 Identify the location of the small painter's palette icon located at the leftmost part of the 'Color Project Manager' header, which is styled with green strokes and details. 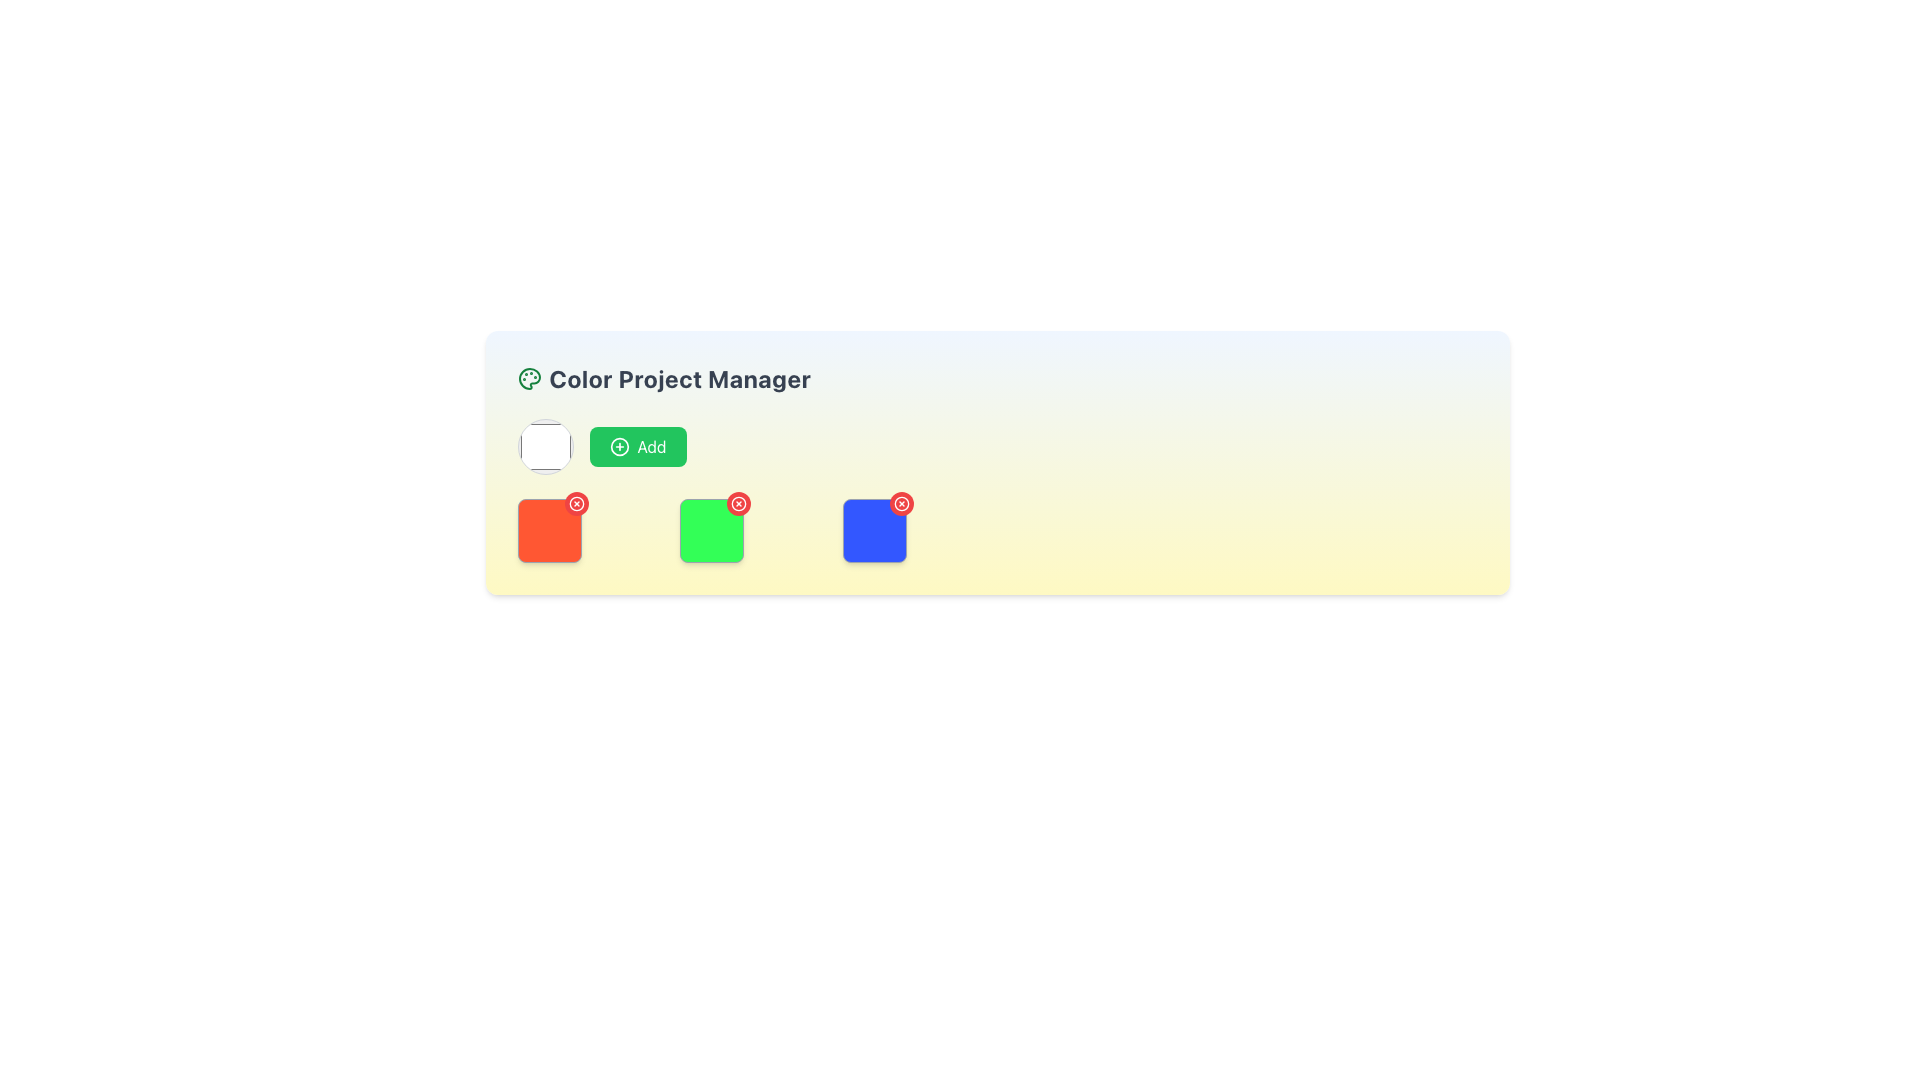
(529, 378).